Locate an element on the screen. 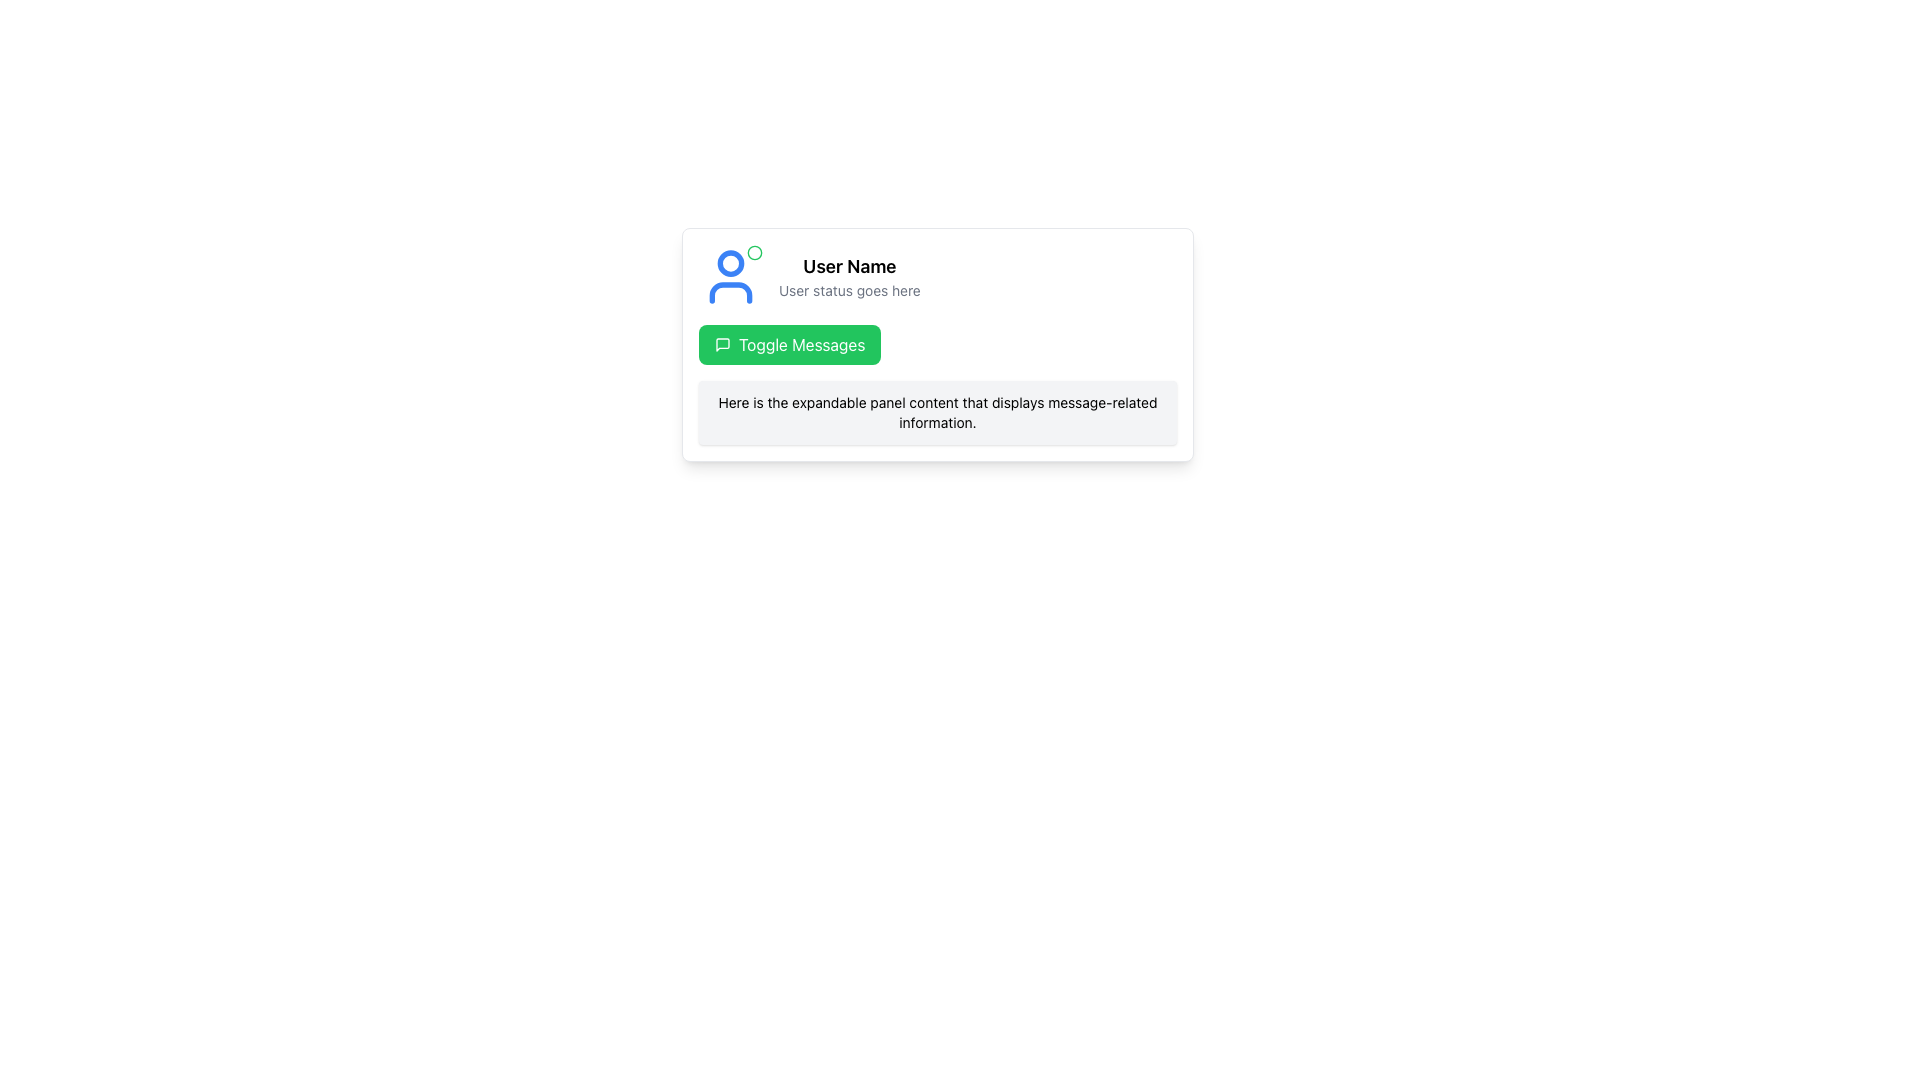 The width and height of the screenshot is (1920, 1080). the messaging icon located at the center of the green 'Toggle Messages' button, which is positioned below the user profile details and above the expandable panel content is located at coordinates (722, 343).